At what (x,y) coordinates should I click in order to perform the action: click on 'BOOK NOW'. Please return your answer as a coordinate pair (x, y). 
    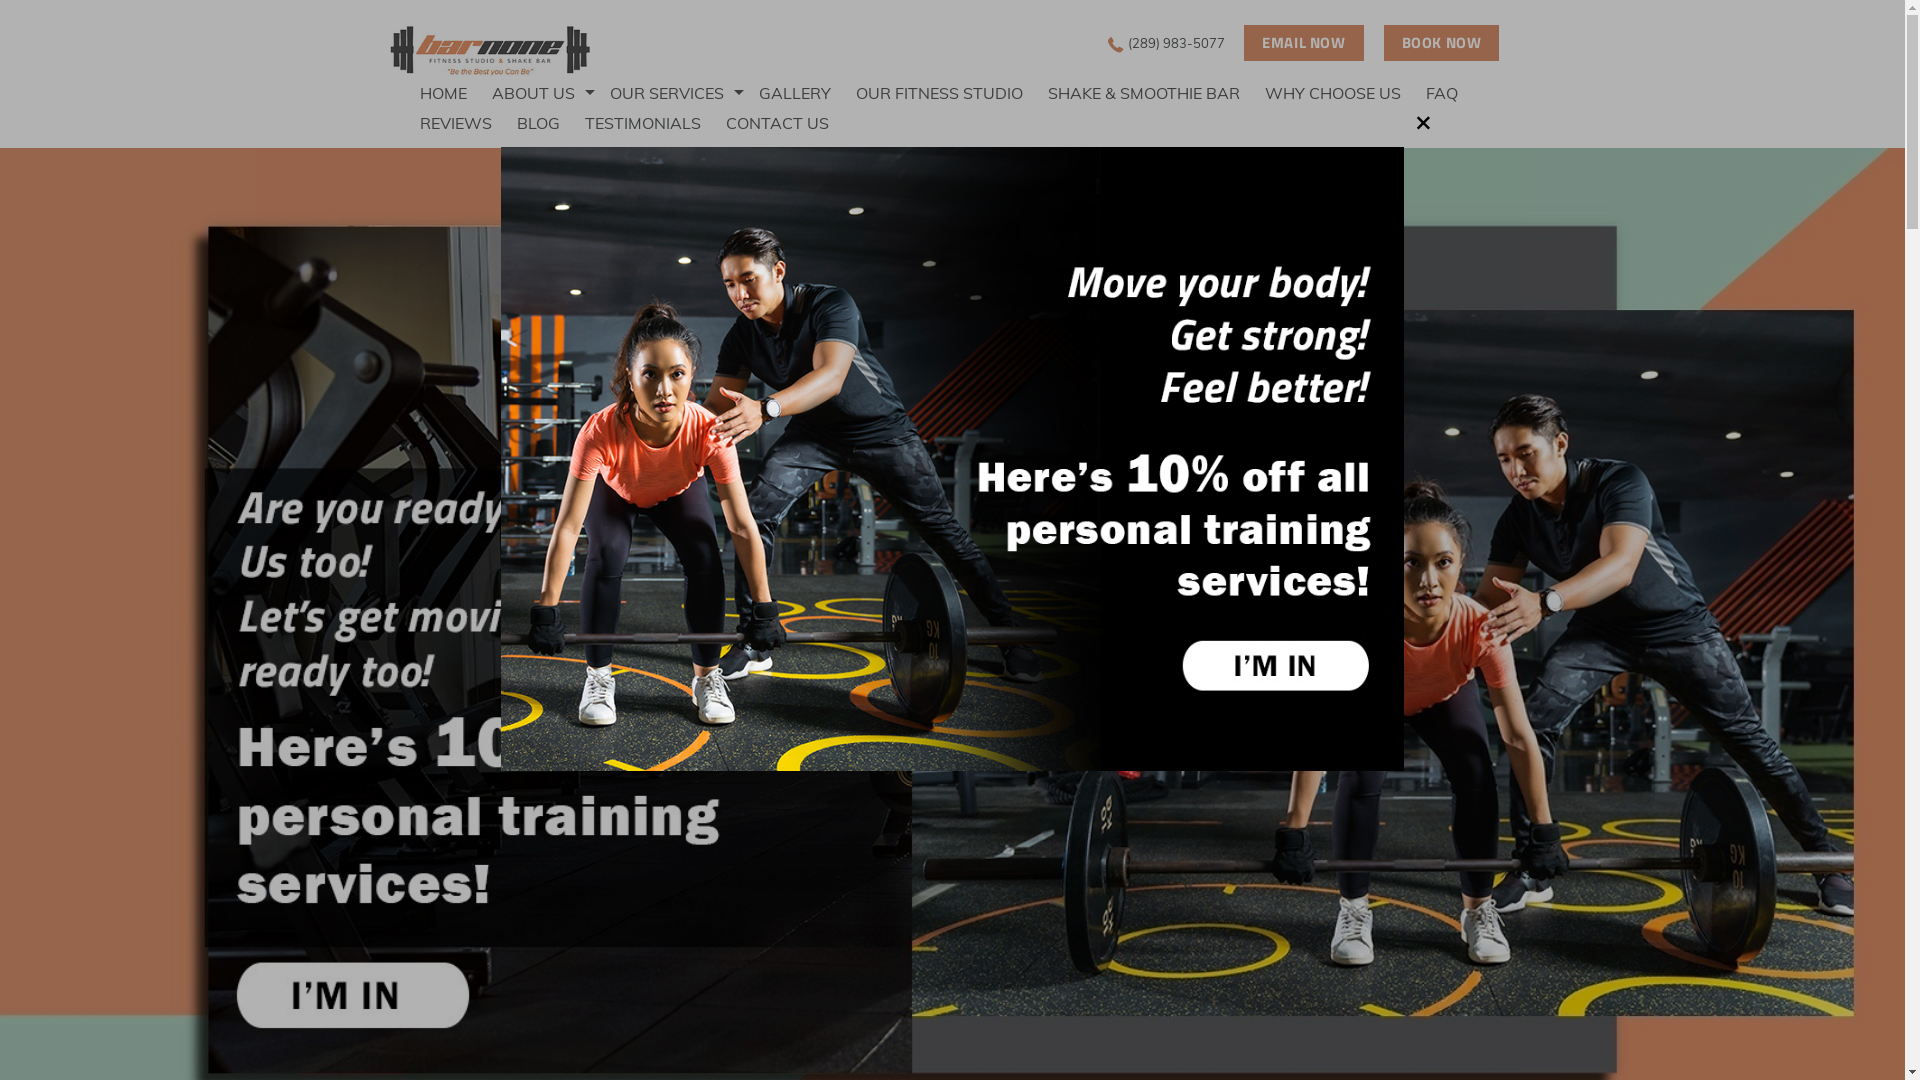
    Looking at the image, I should click on (1441, 42).